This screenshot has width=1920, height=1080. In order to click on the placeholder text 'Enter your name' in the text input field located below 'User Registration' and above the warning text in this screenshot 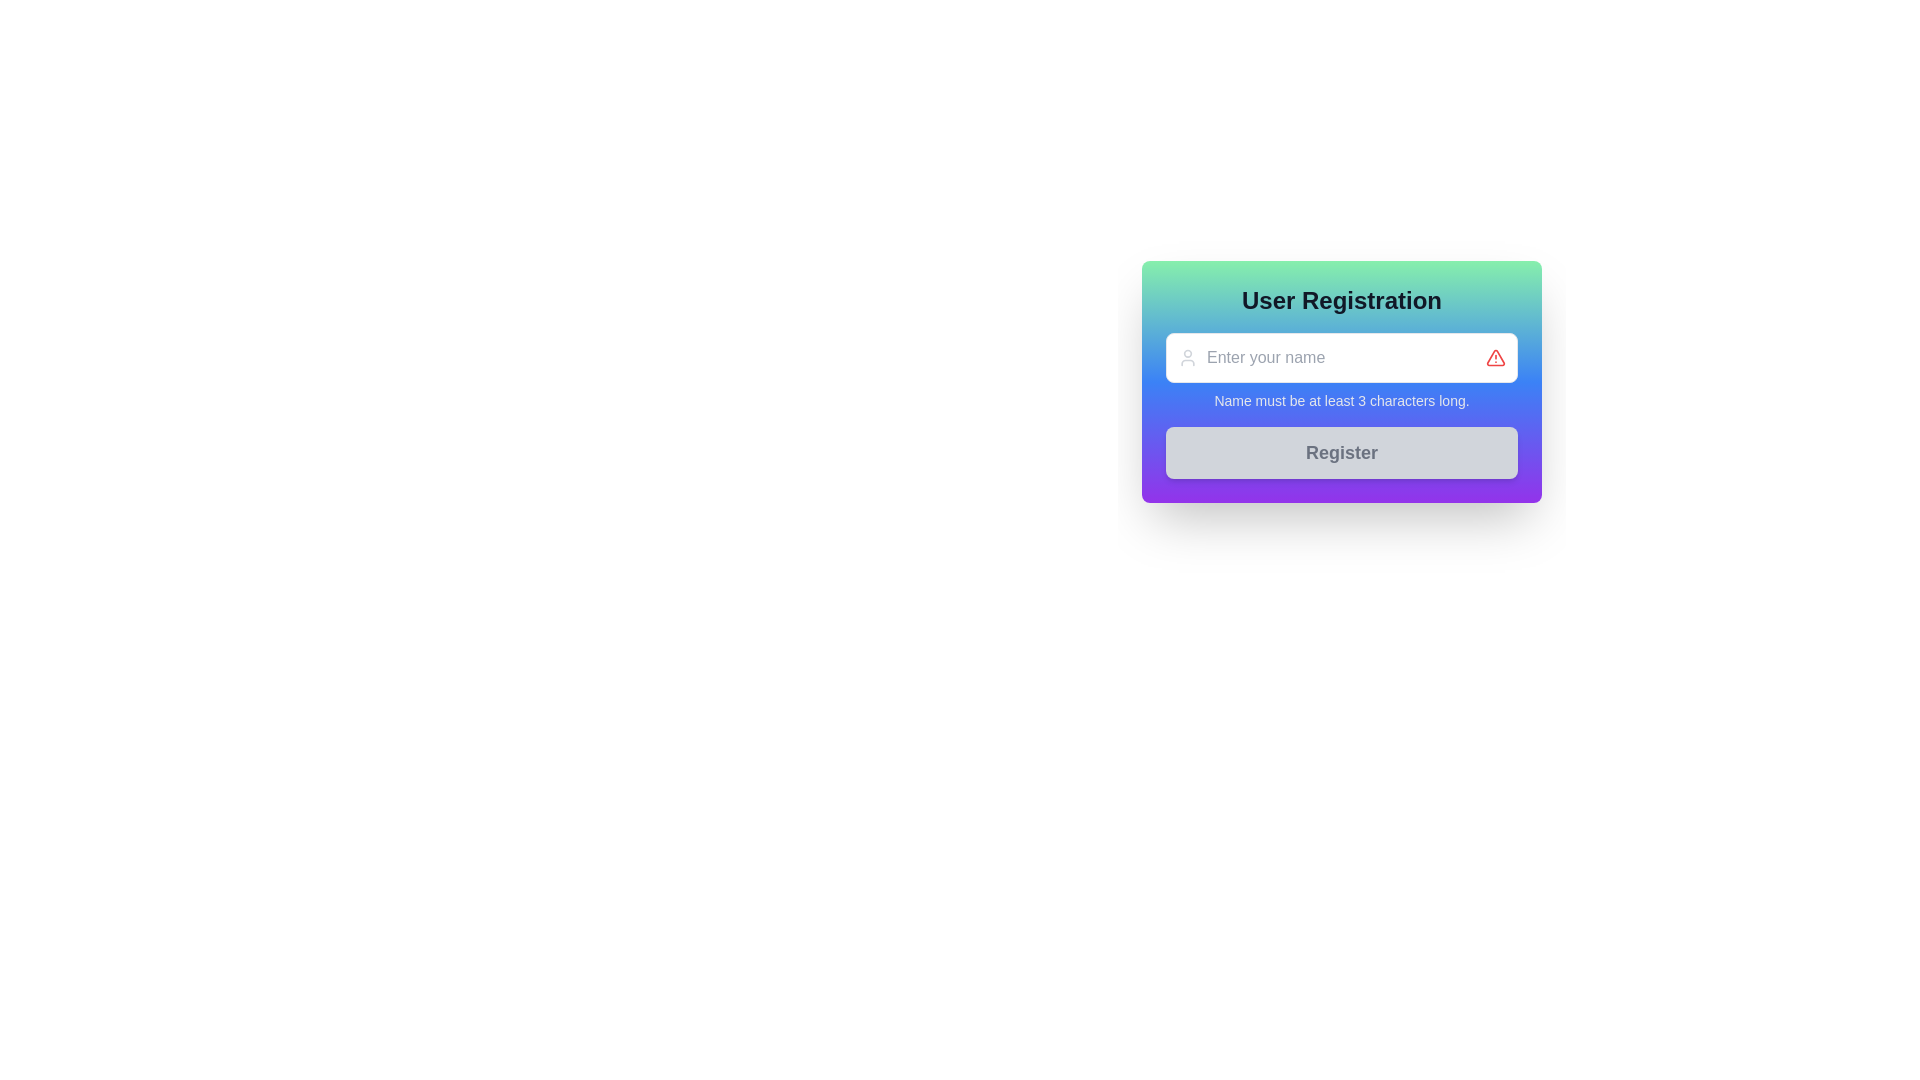, I will do `click(1342, 357)`.